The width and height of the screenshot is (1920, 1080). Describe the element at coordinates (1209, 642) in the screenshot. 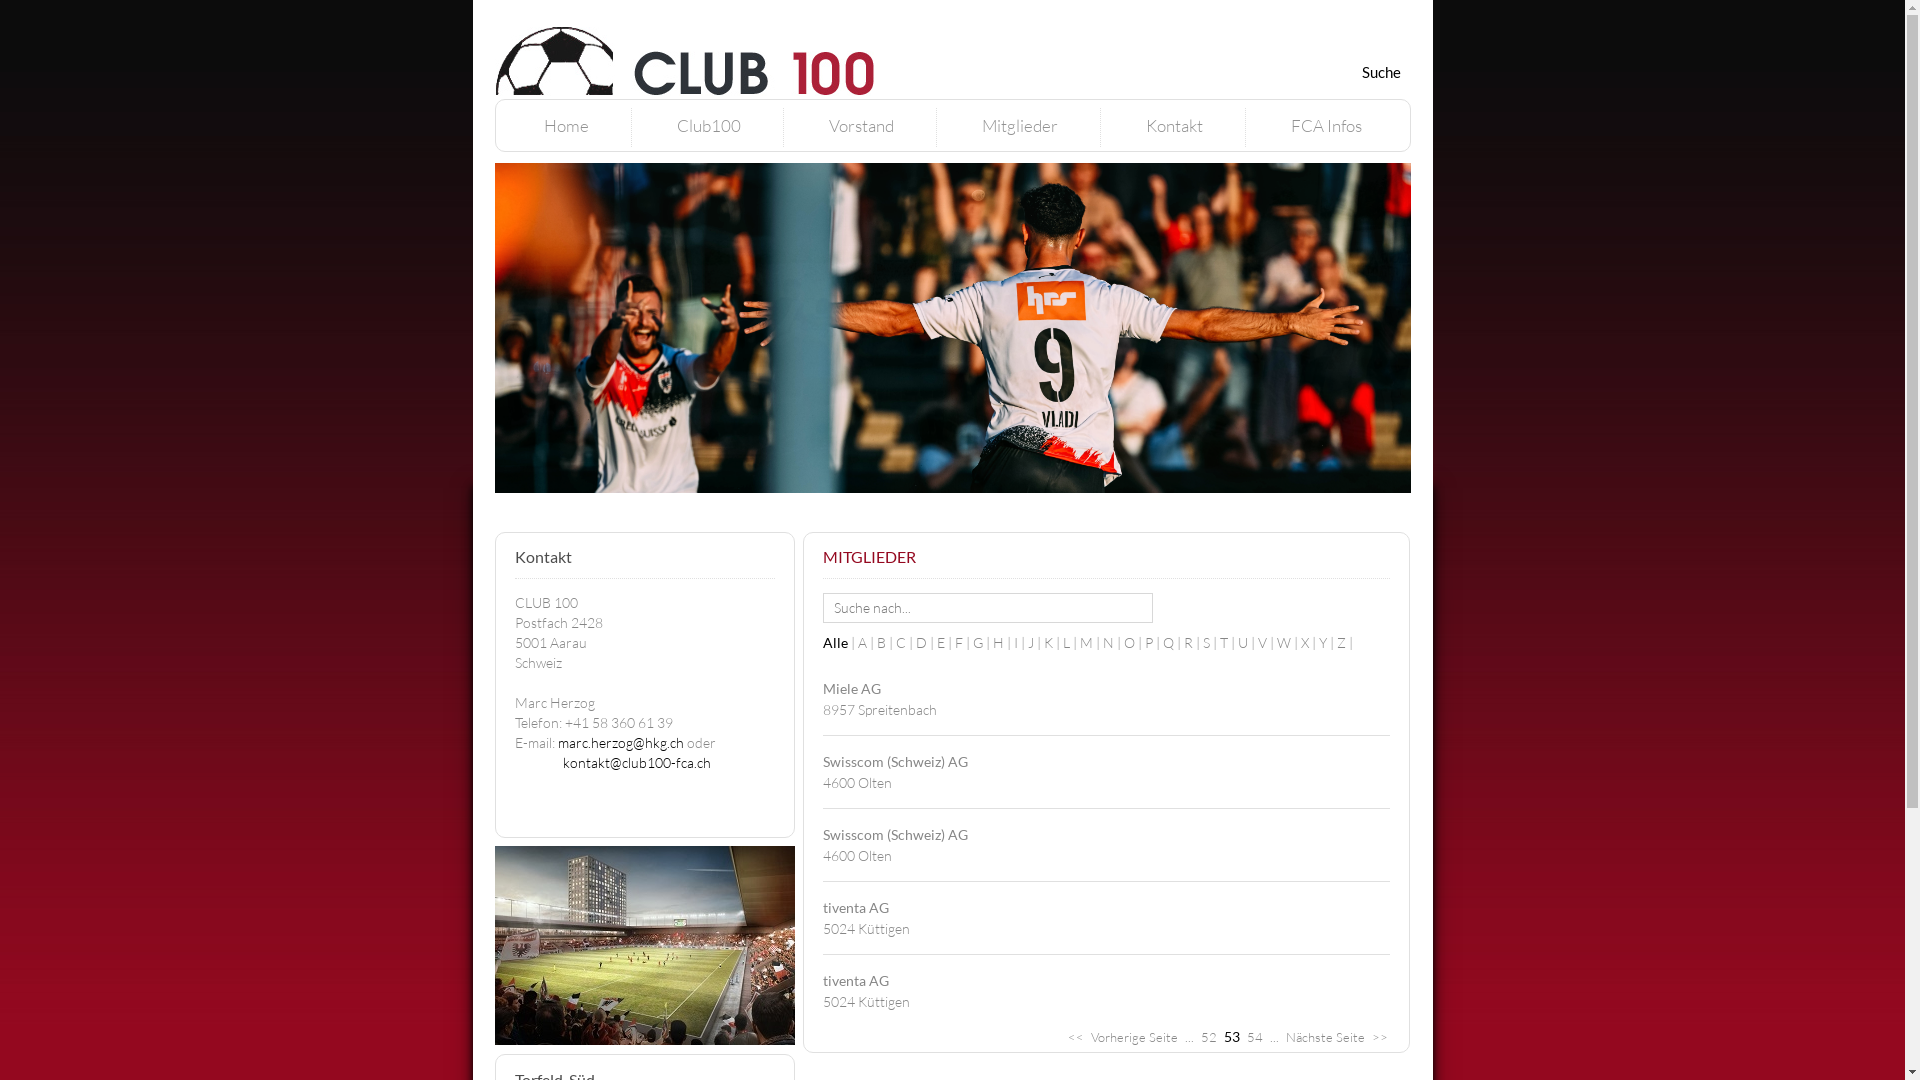

I see `'S'` at that location.